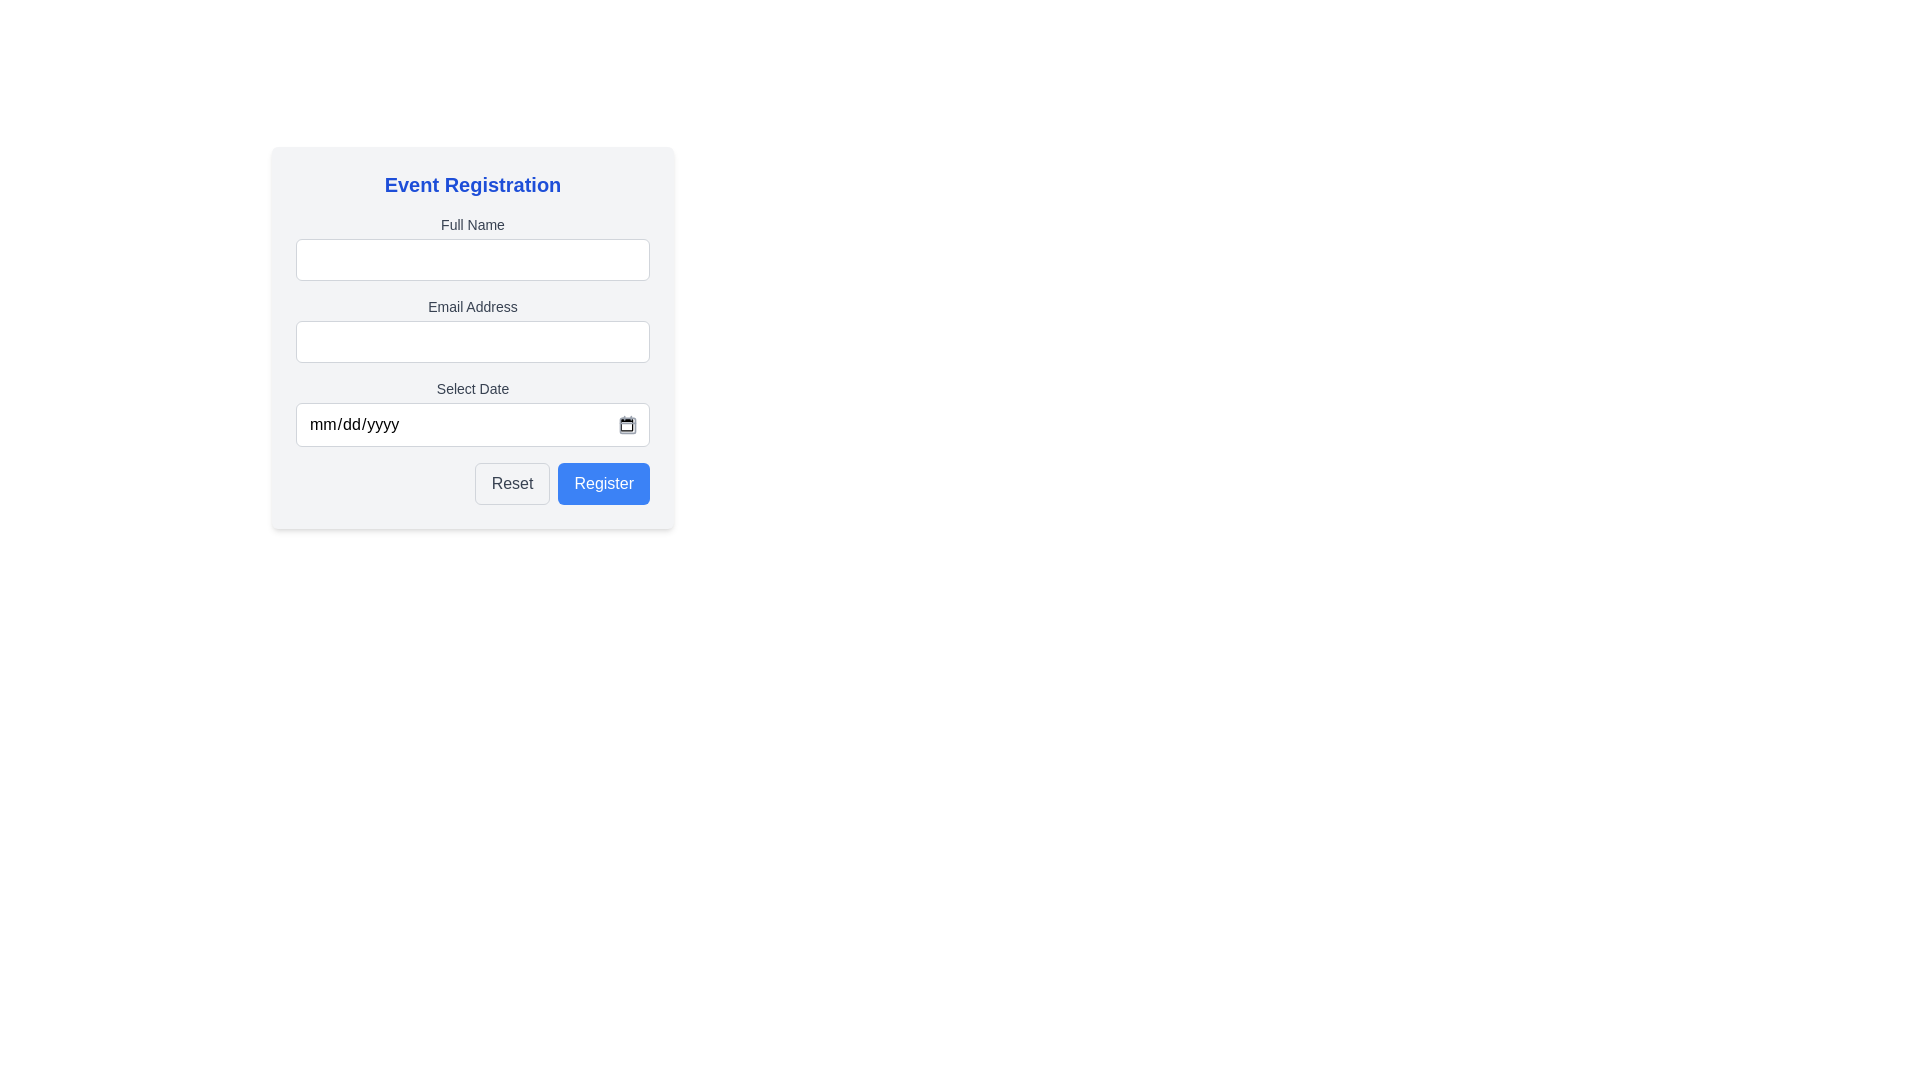  What do you see at coordinates (472, 224) in the screenshot?
I see `the label indicating the purpose of the adjacent input field for entering the full name, located at the top of the centered registration form` at bounding box center [472, 224].